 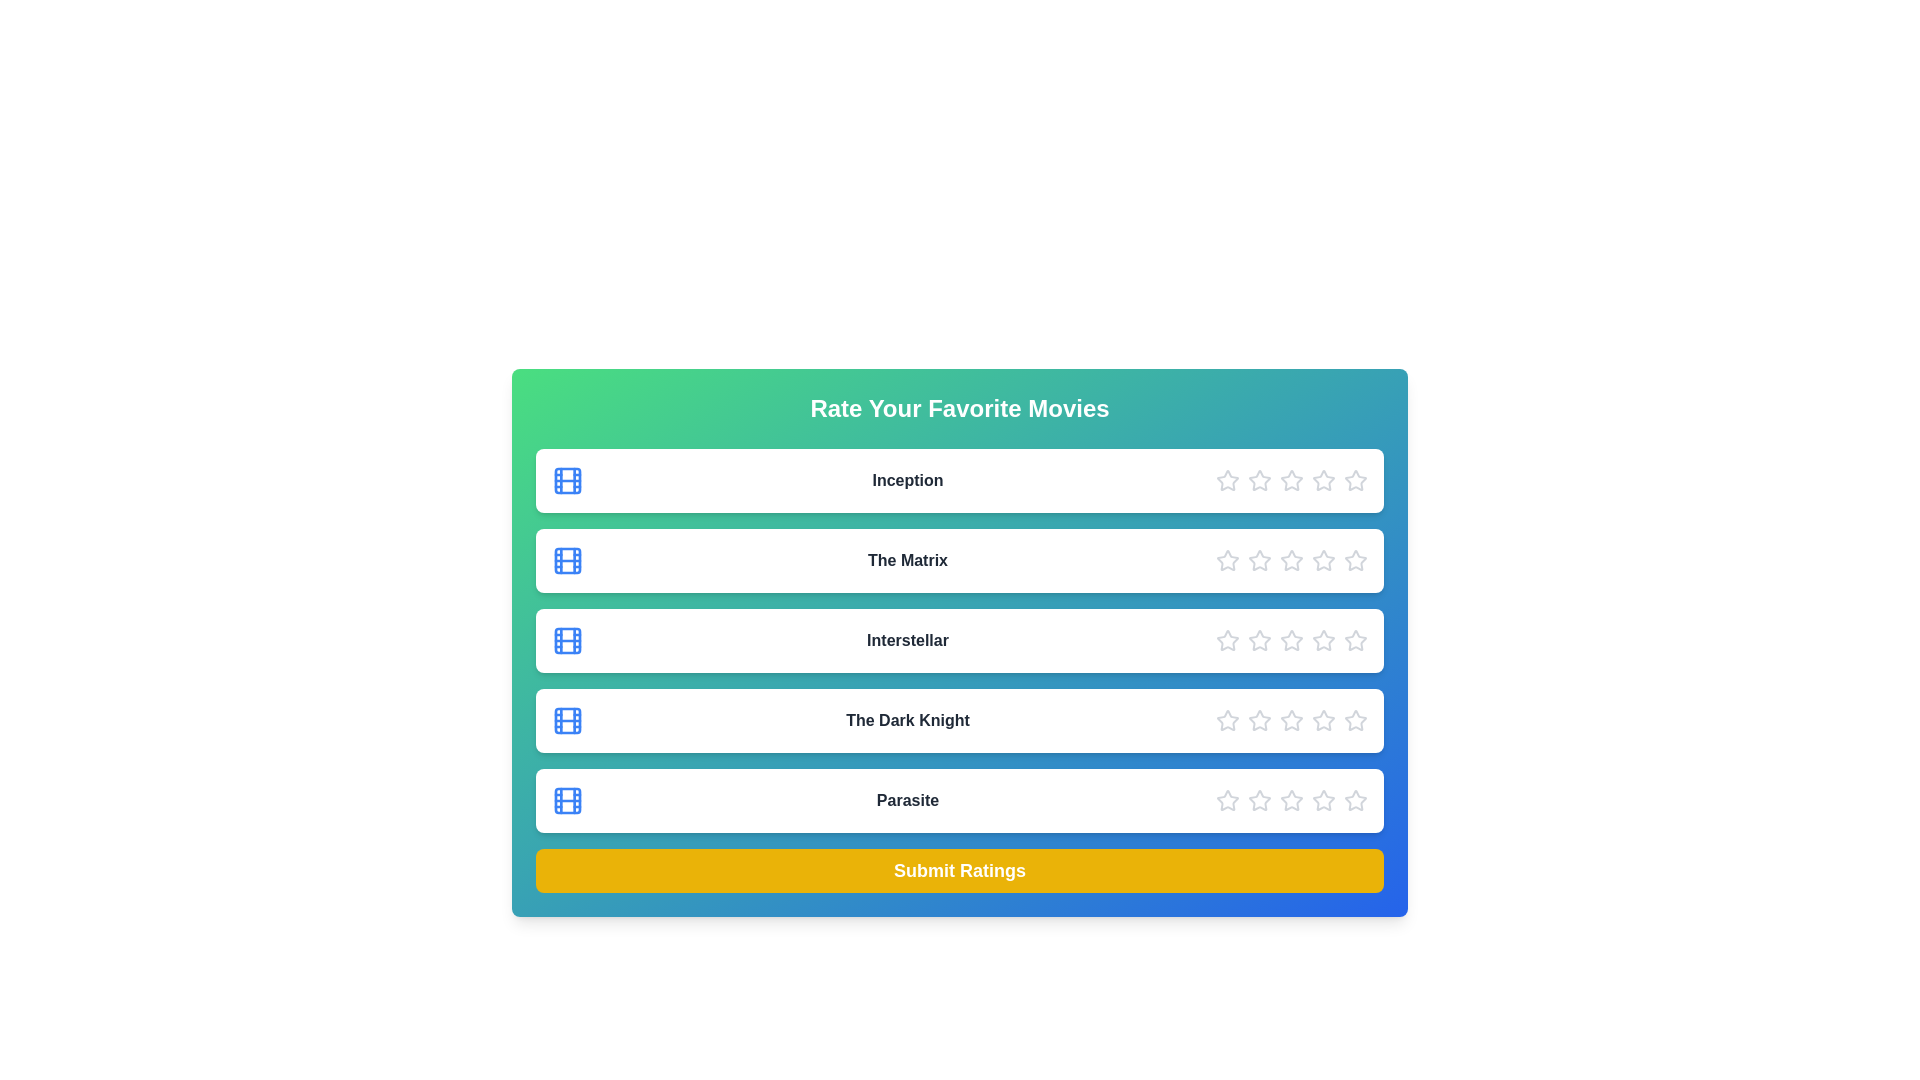 What do you see at coordinates (1324, 481) in the screenshot?
I see `the star corresponding to 4 to preview the rating` at bounding box center [1324, 481].